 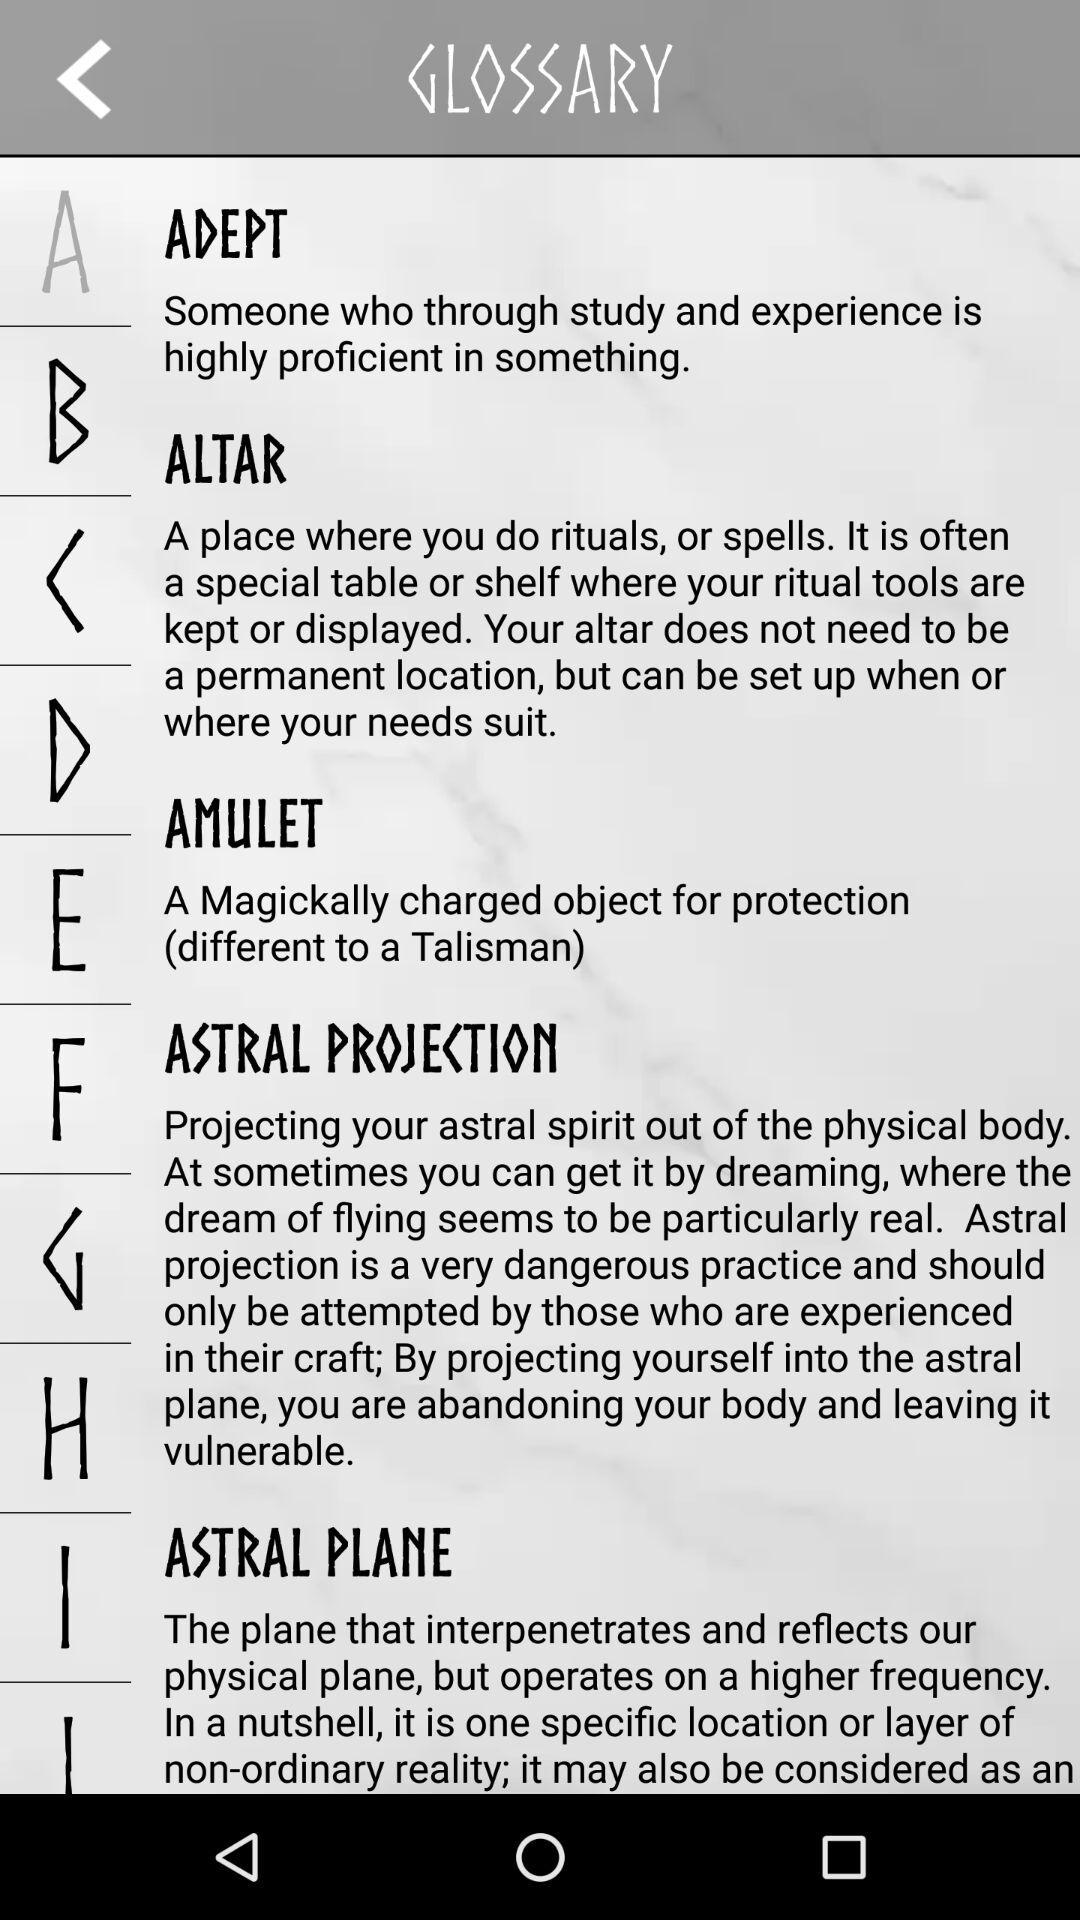 I want to click on the item below astral projection app, so click(x=620, y=1286).